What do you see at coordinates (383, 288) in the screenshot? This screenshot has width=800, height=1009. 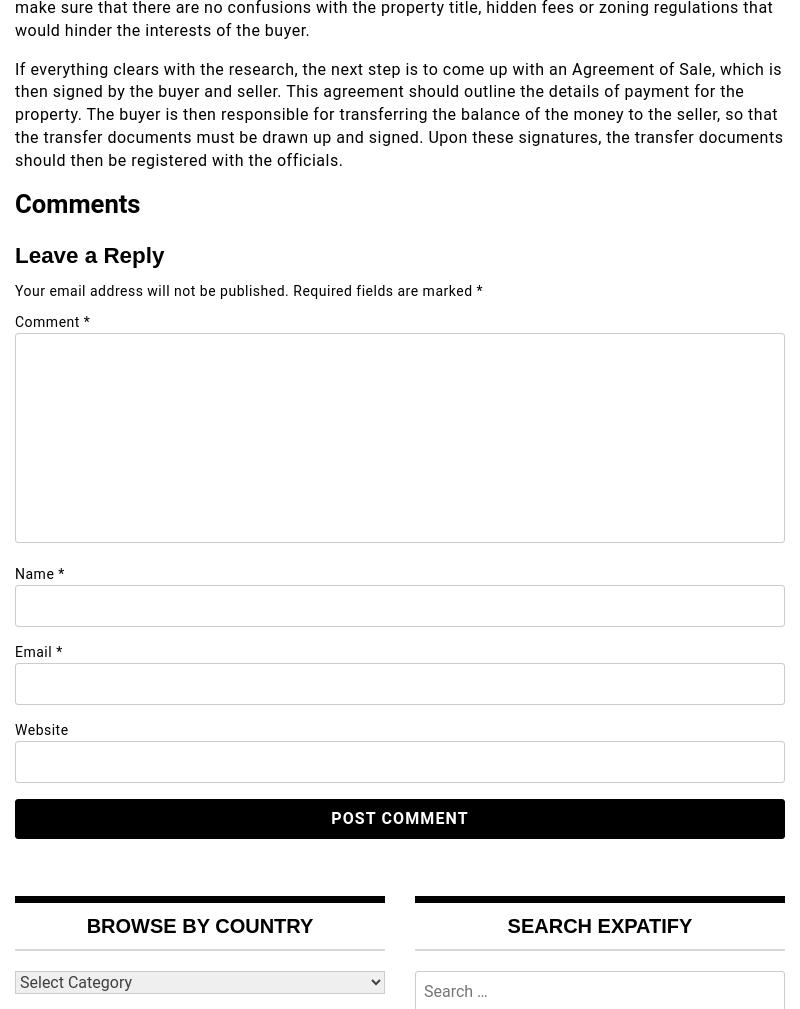 I see `'Required fields are marked'` at bounding box center [383, 288].